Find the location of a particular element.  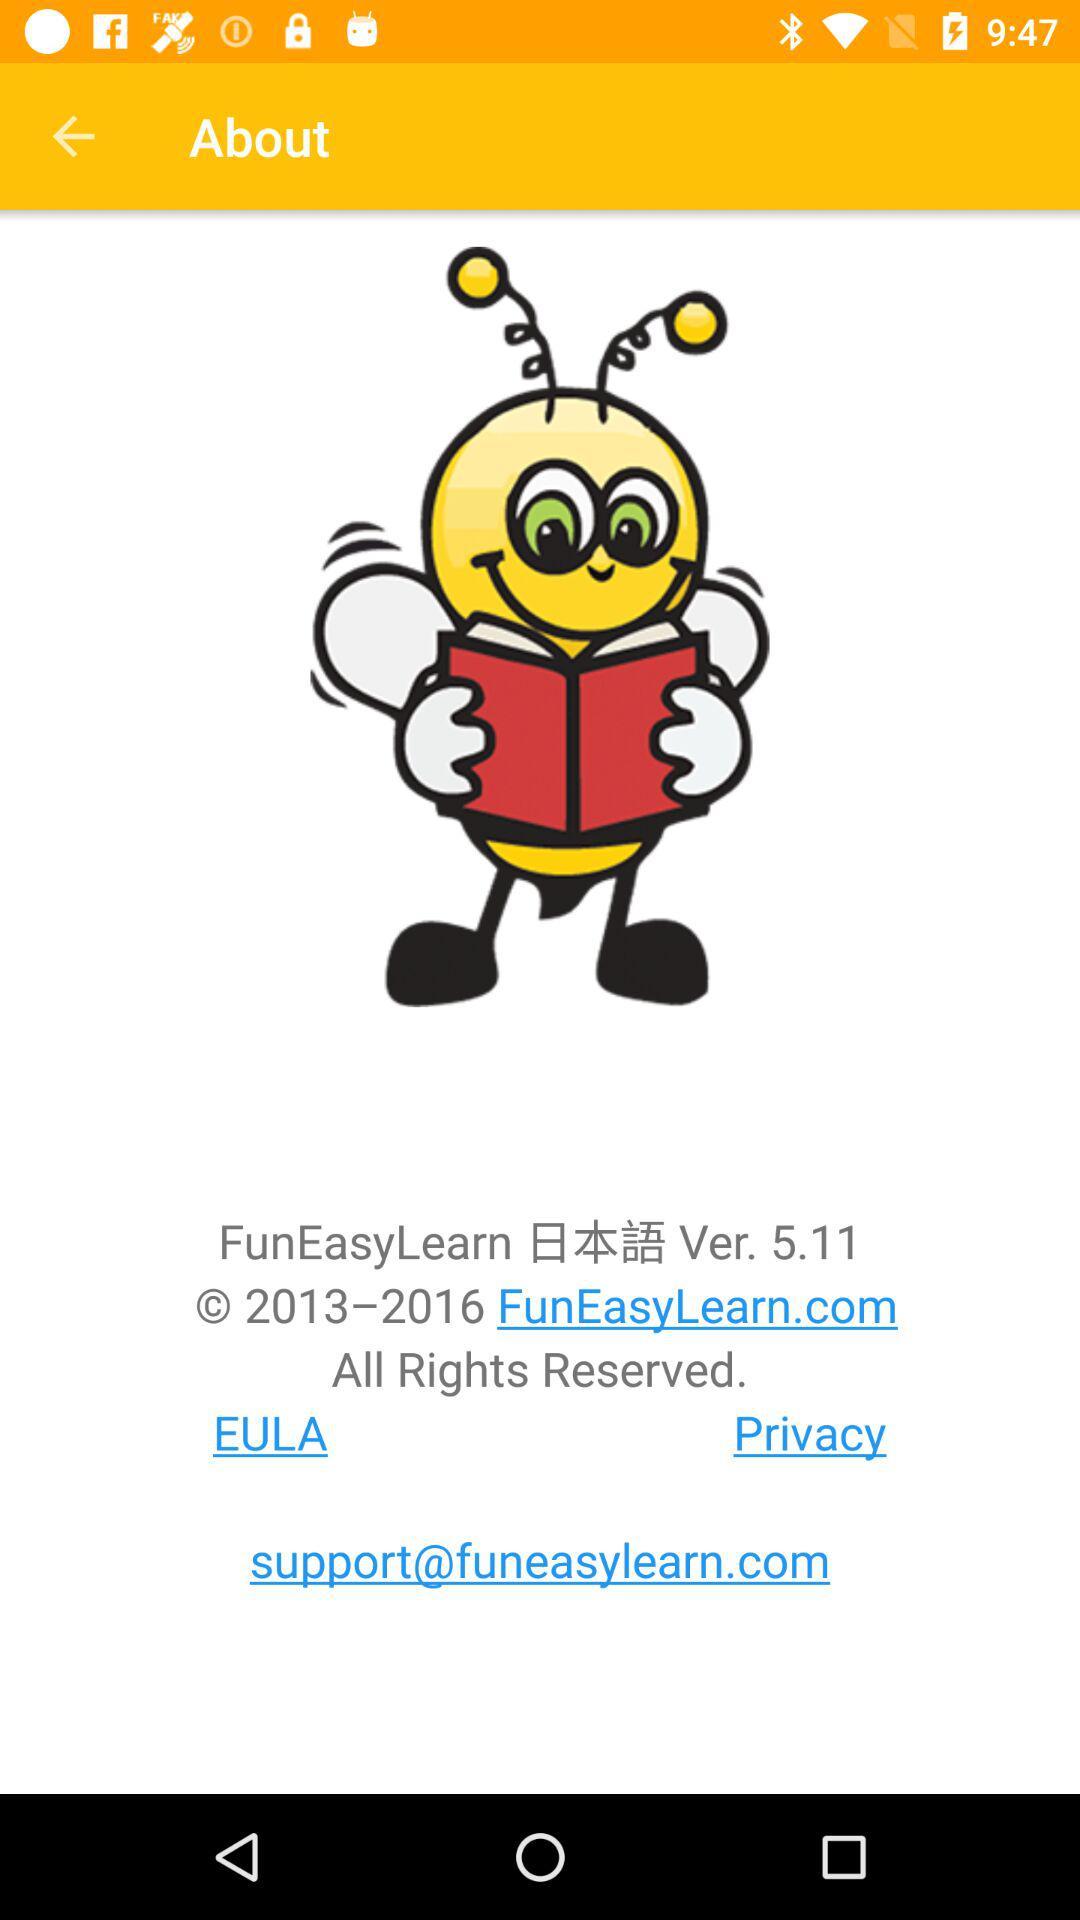

eula is located at coordinates (270, 1431).